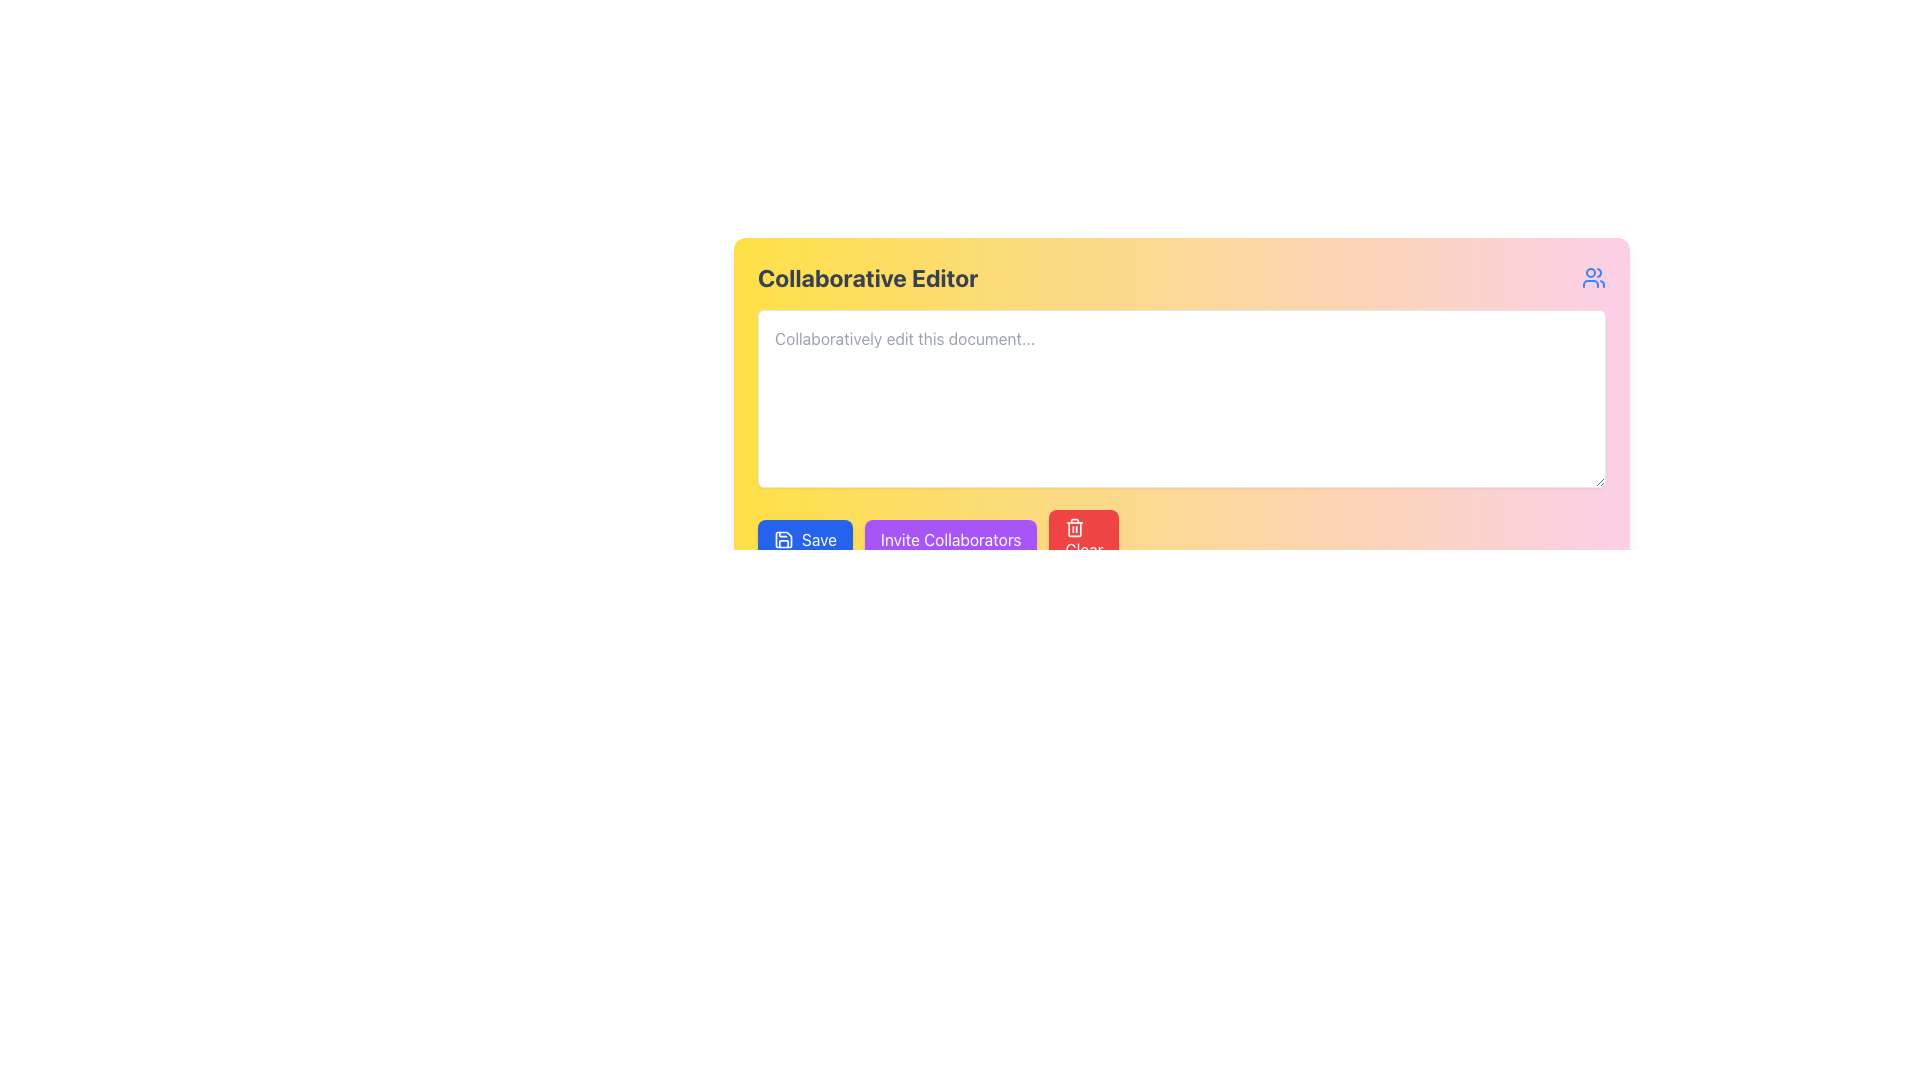 The height and width of the screenshot is (1080, 1920). What do you see at coordinates (782, 540) in the screenshot?
I see `the floppy disk-like icon located within the blue 'Save' button` at bounding box center [782, 540].